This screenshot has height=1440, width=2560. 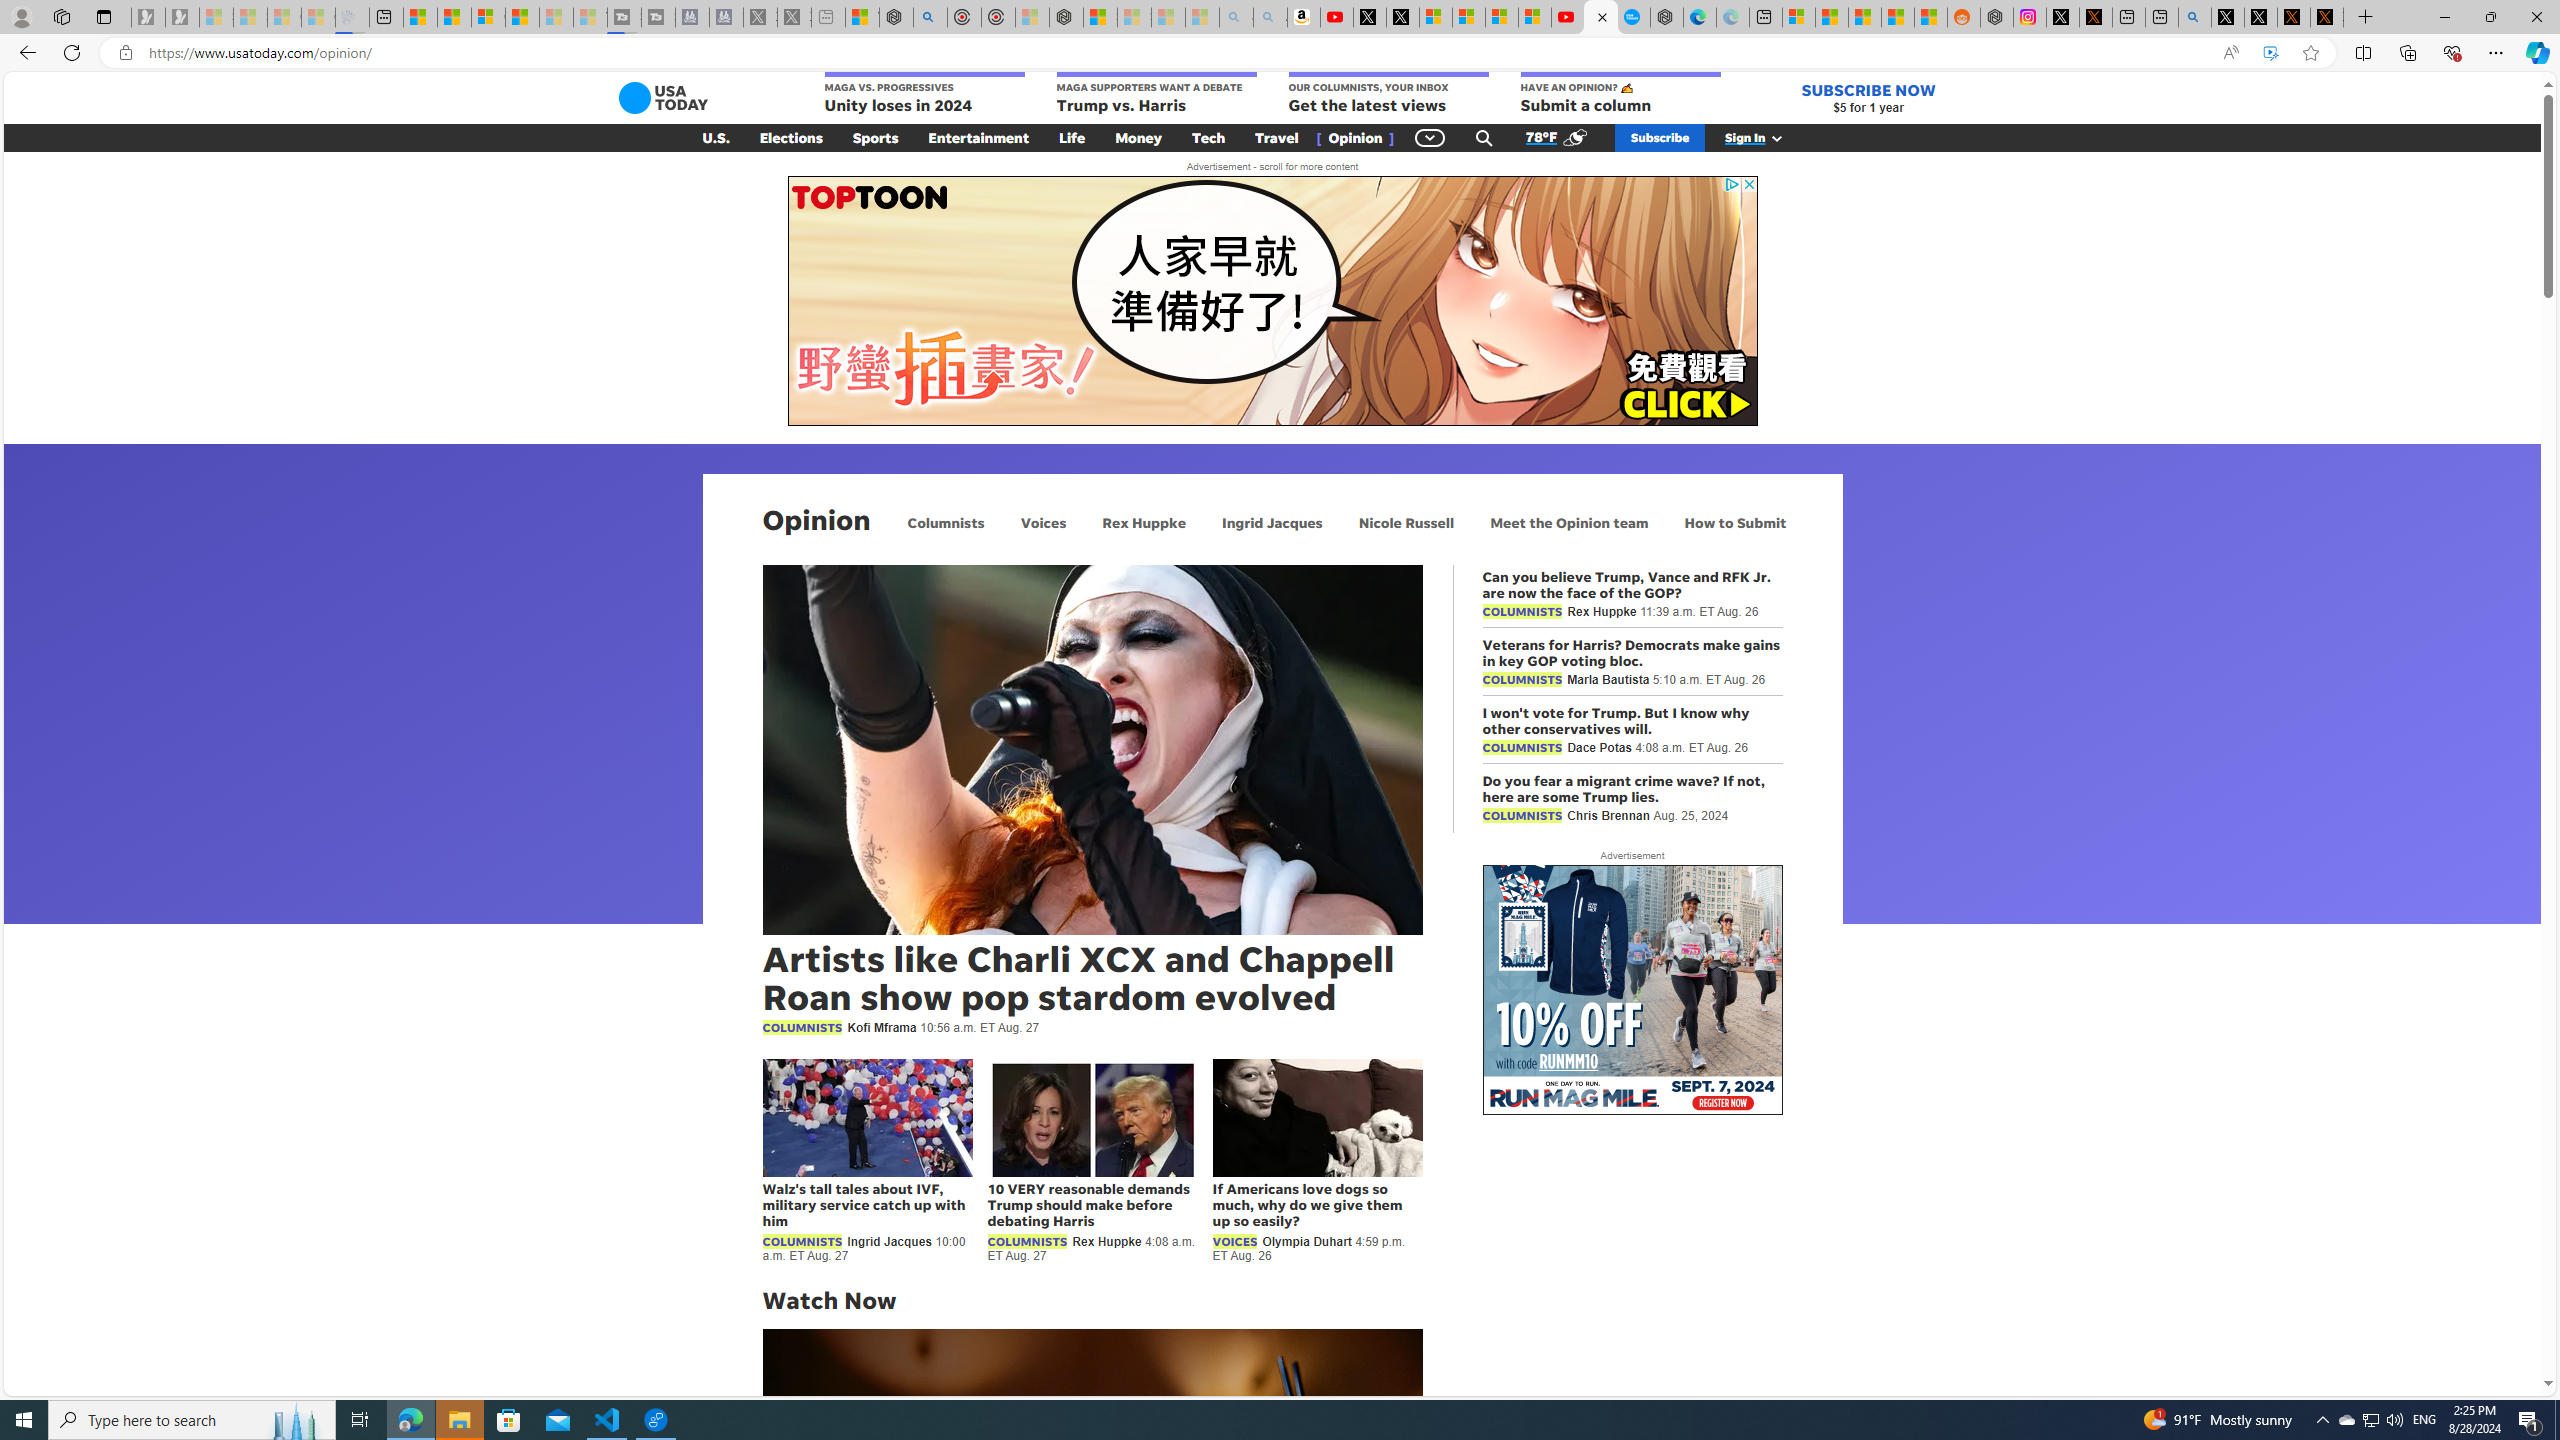 What do you see at coordinates (924, 93) in the screenshot?
I see `'MAGA VS. PROGRESSIVES Unity loses in 2024'` at bounding box center [924, 93].